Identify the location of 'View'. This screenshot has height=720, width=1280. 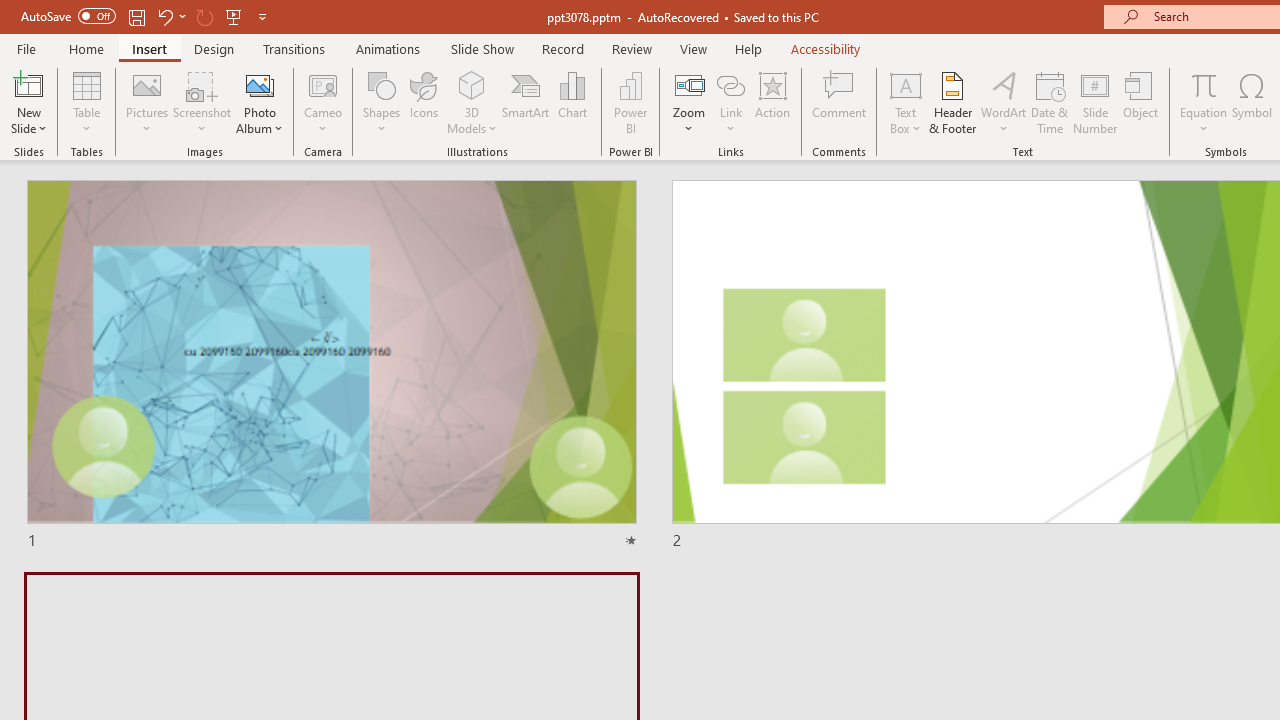
(693, 48).